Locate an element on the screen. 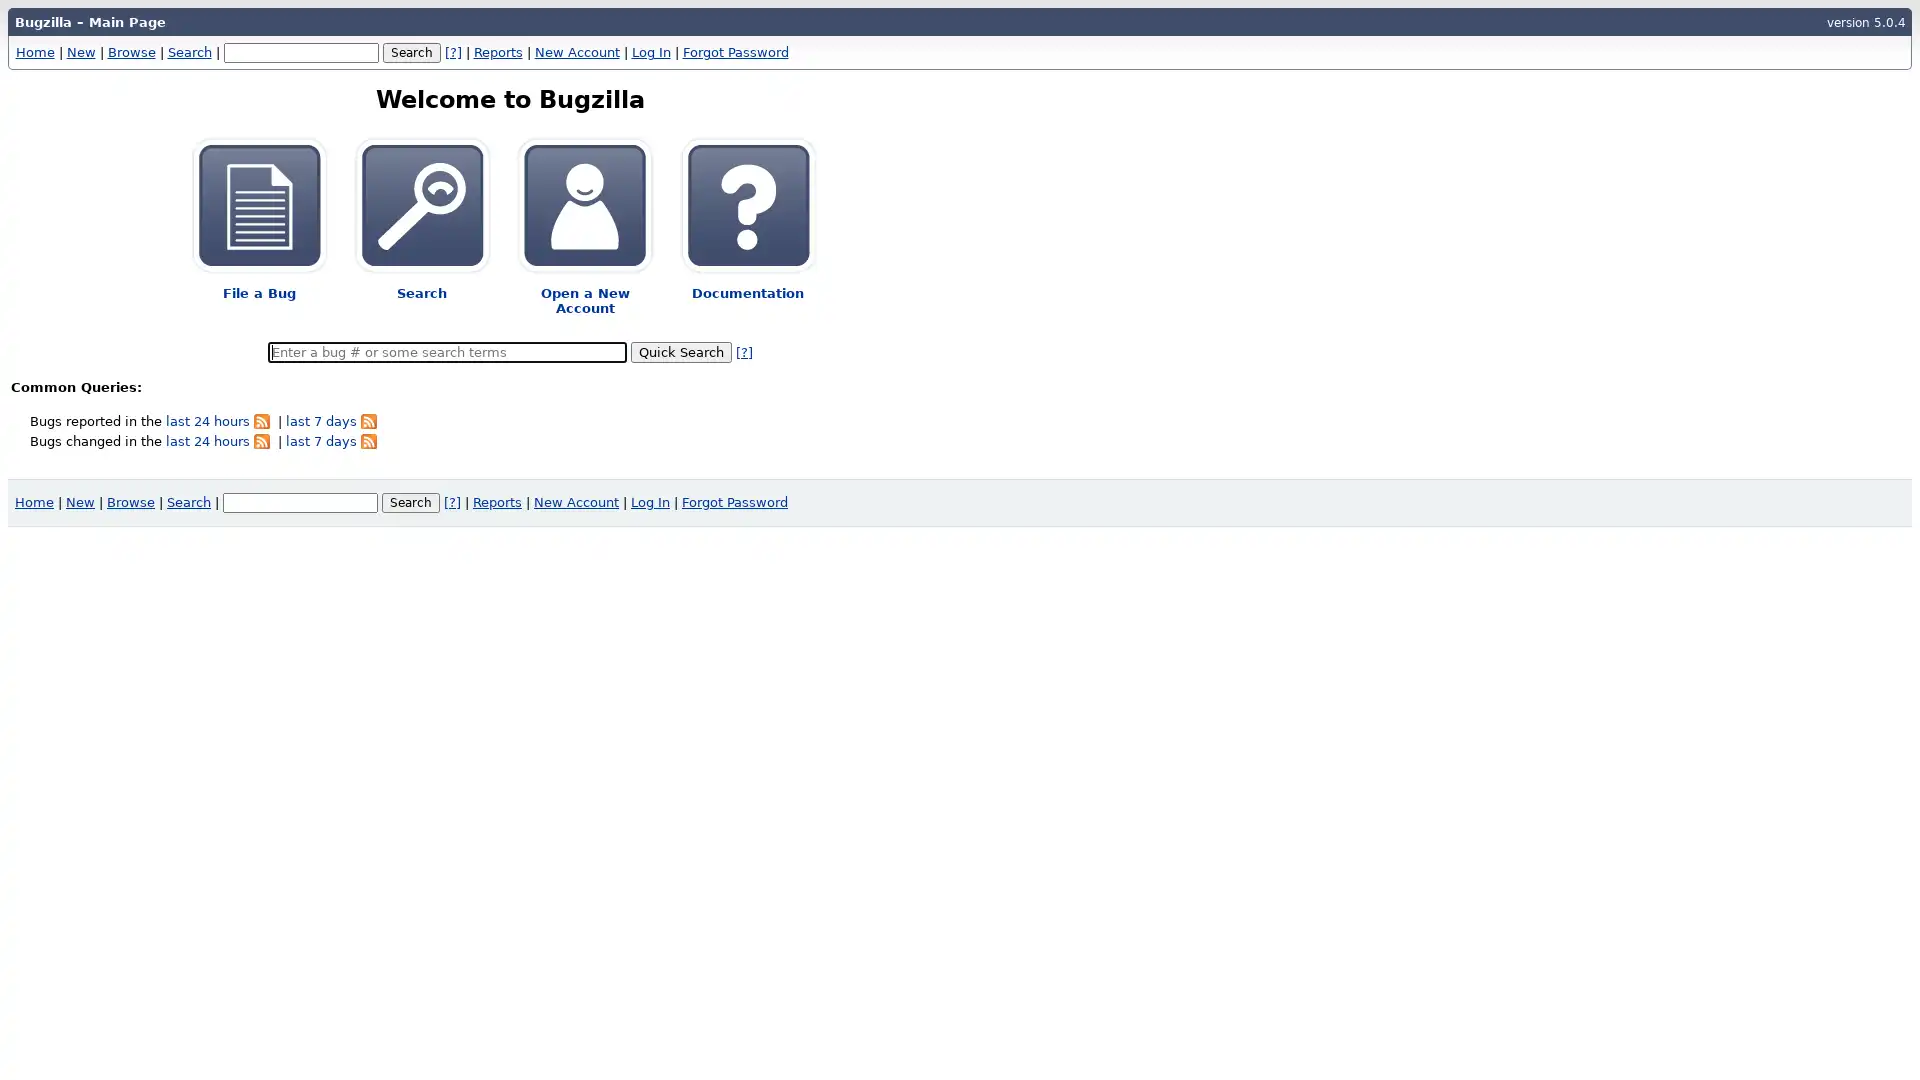 This screenshot has width=1920, height=1080. Quick Search is located at coordinates (681, 350).